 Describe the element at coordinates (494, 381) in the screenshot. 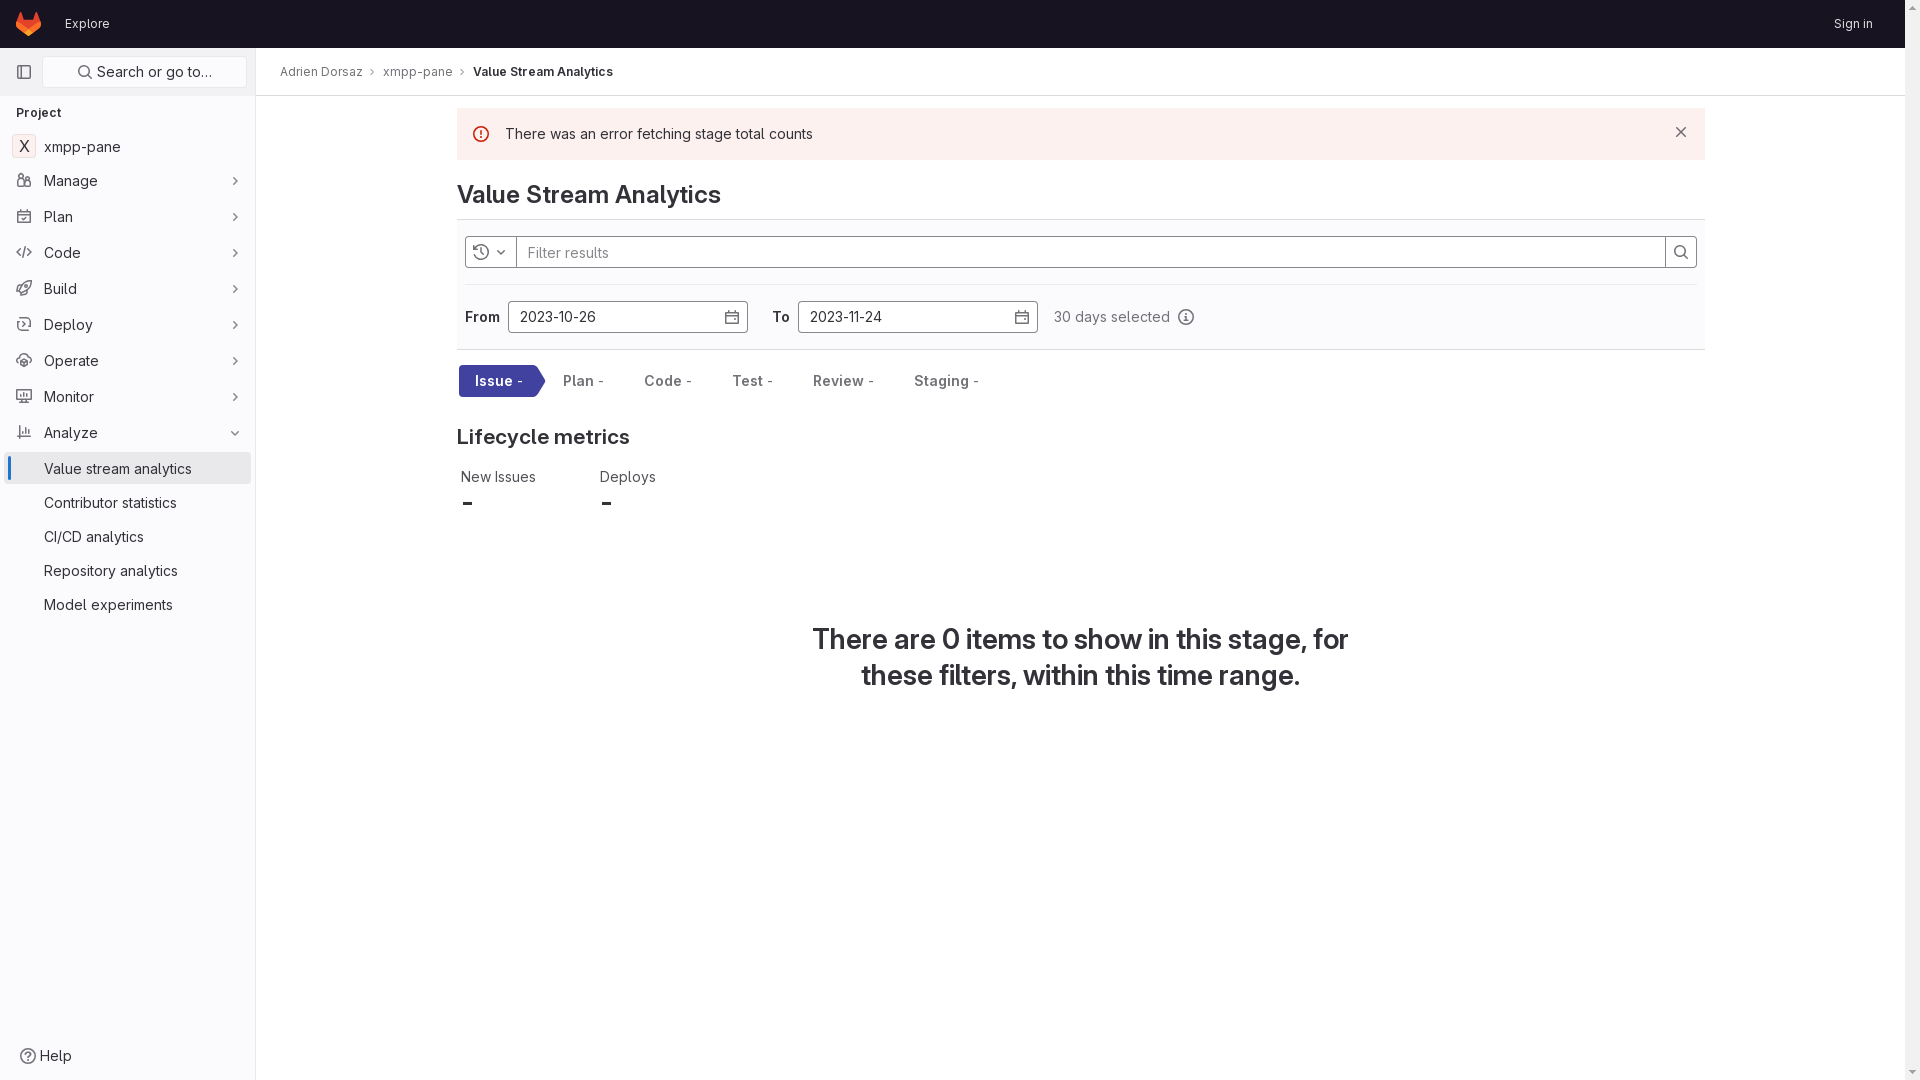

I see `'Issue` at that location.